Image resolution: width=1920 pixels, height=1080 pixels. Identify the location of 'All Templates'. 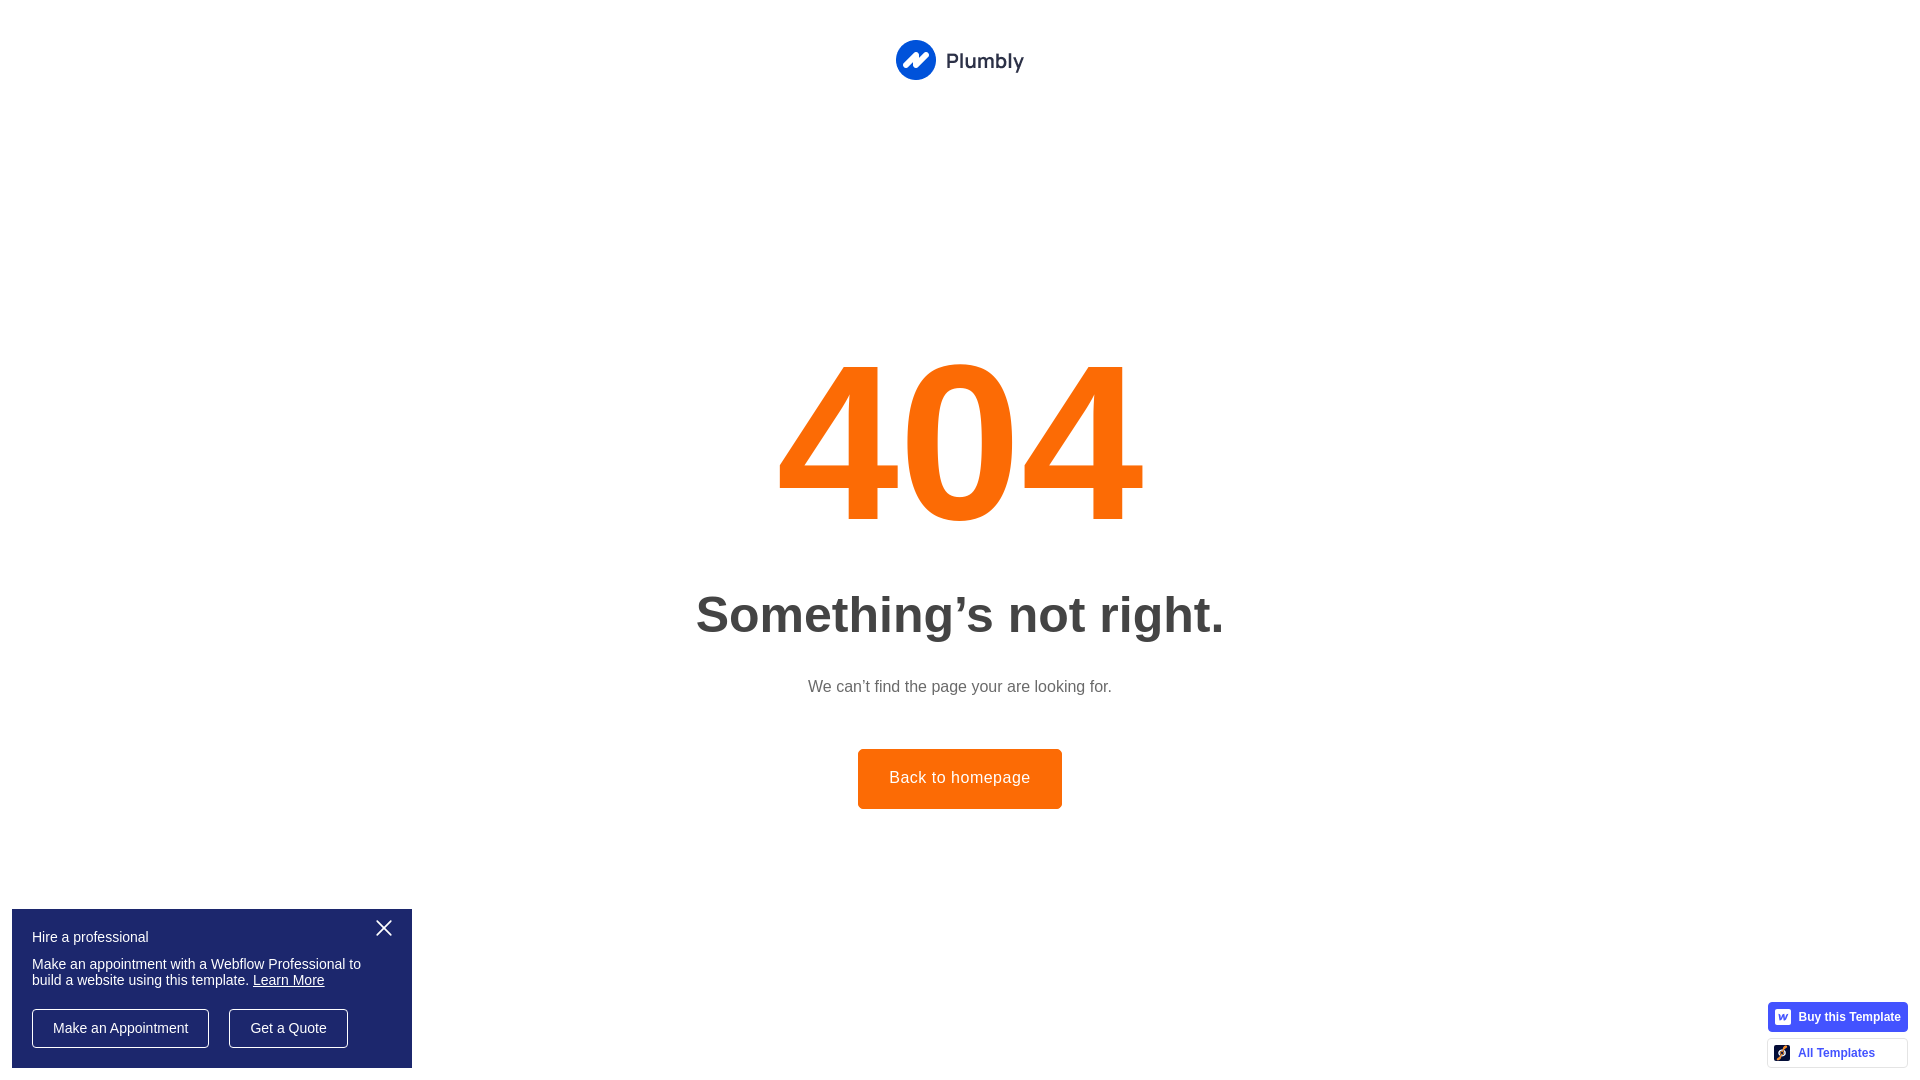
(1837, 1052).